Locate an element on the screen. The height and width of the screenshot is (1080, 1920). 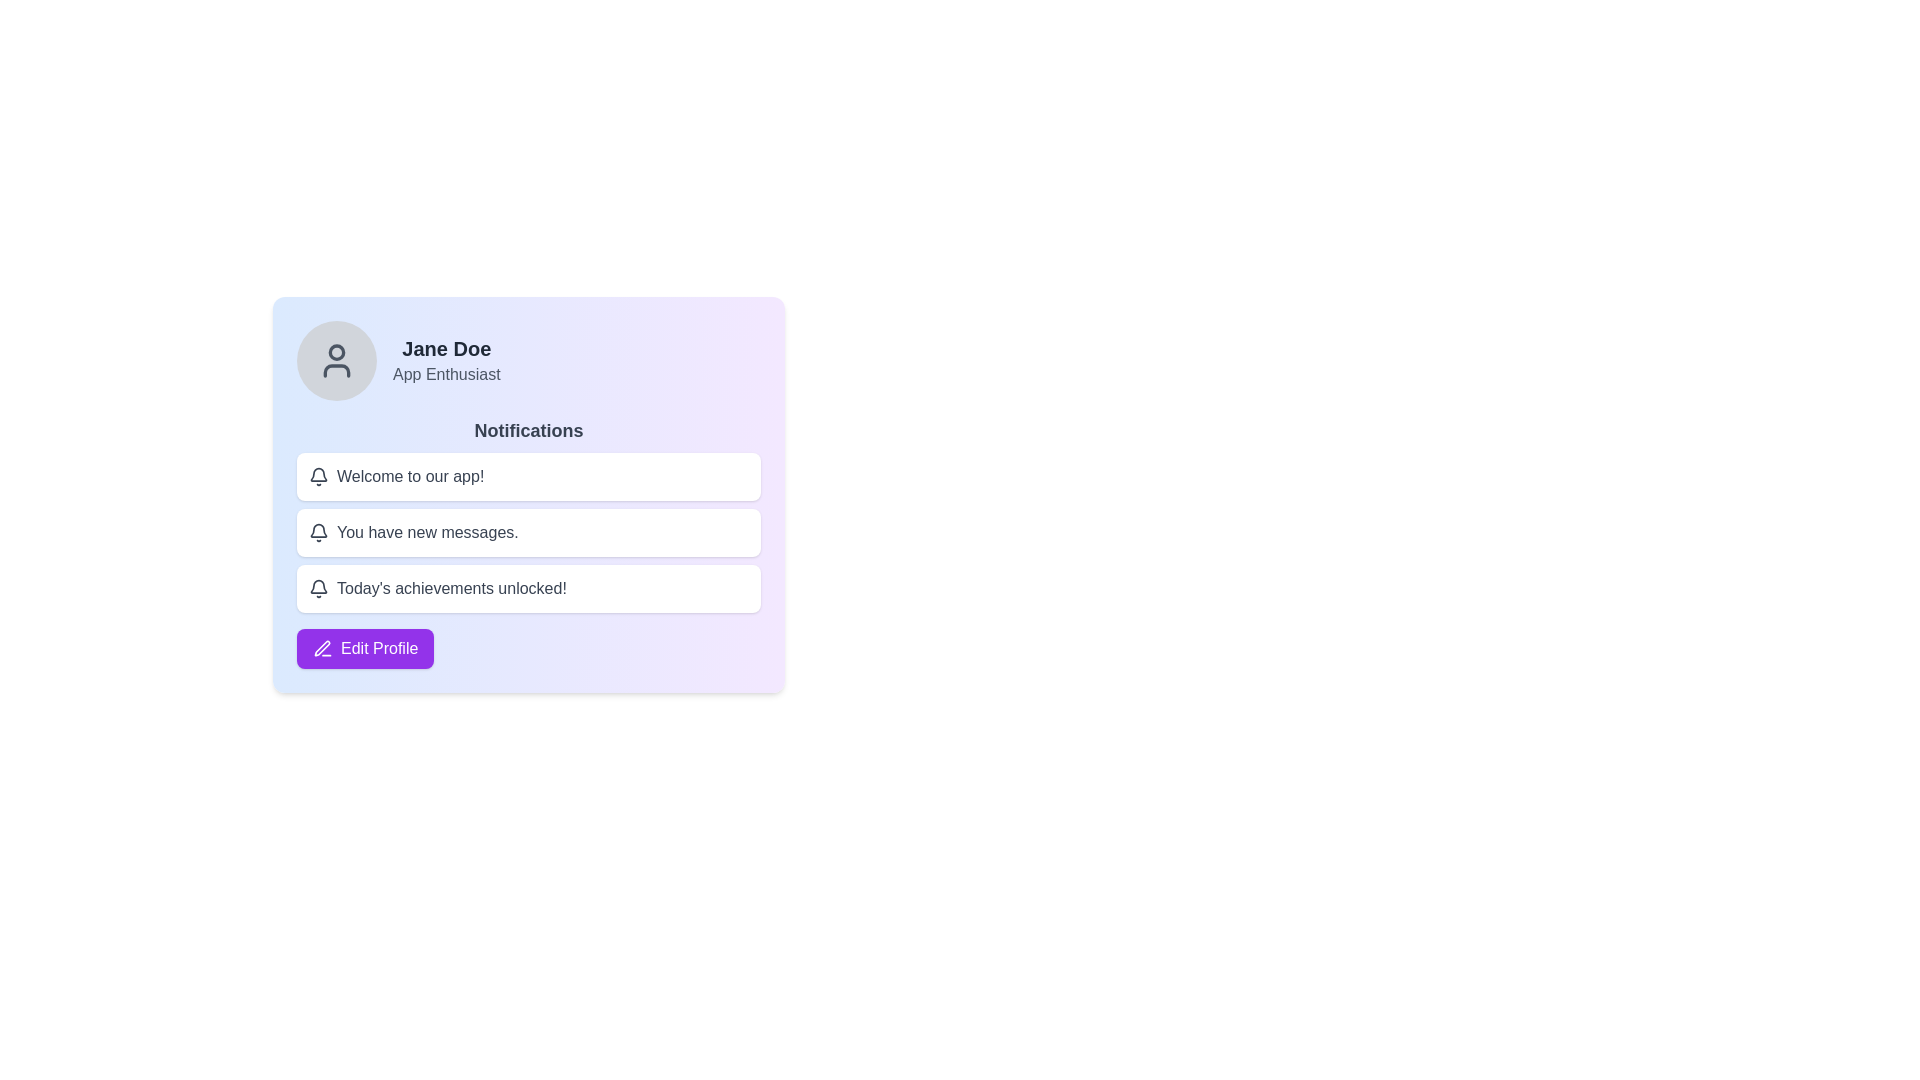
the unique purple 'Edit Profile' button with a pen icon is located at coordinates (365, 648).